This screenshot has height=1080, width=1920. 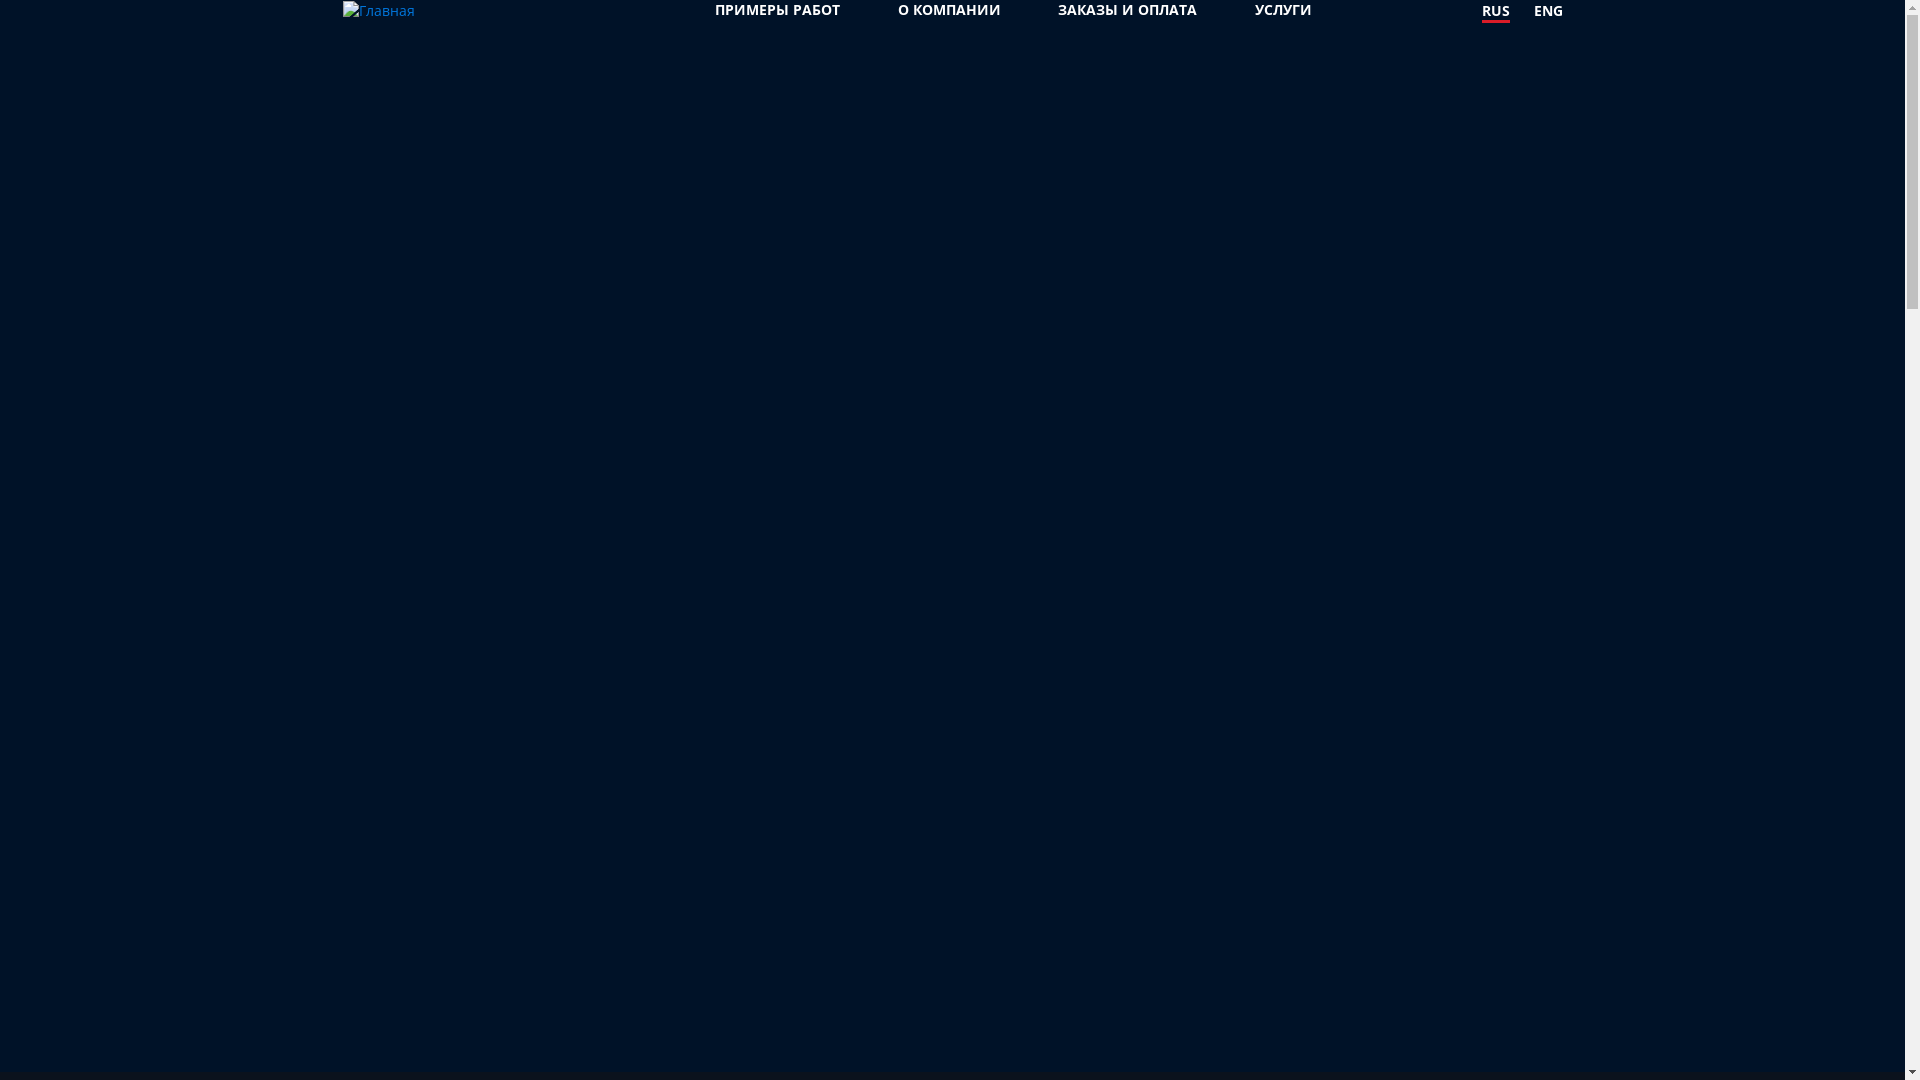 What do you see at coordinates (1496, 11) in the screenshot?
I see `'RUS'` at bounding box center [1496, 11].